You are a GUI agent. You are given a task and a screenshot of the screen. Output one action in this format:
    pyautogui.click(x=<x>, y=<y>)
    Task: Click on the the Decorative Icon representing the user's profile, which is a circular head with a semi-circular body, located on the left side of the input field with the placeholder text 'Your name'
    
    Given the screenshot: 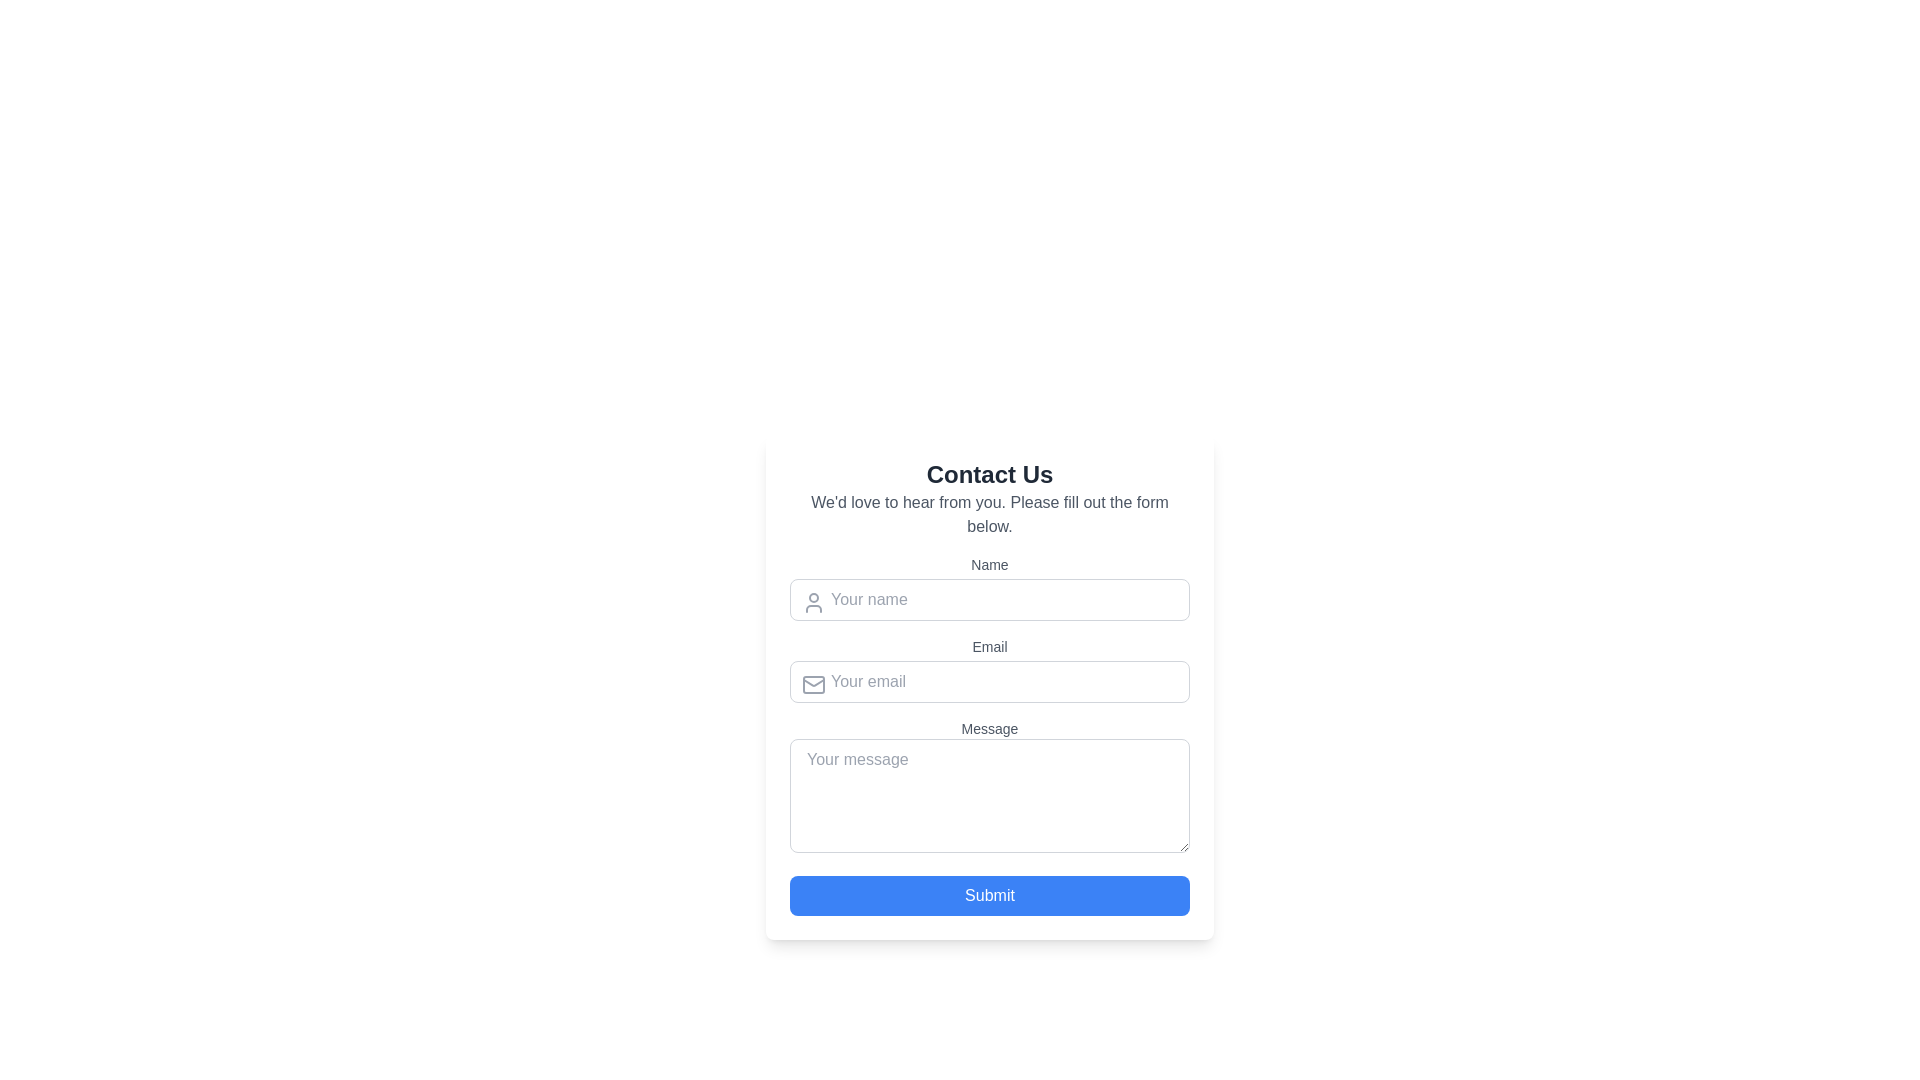 What is the action you would take?
    pyautogui.click(x=814, y=601)
    